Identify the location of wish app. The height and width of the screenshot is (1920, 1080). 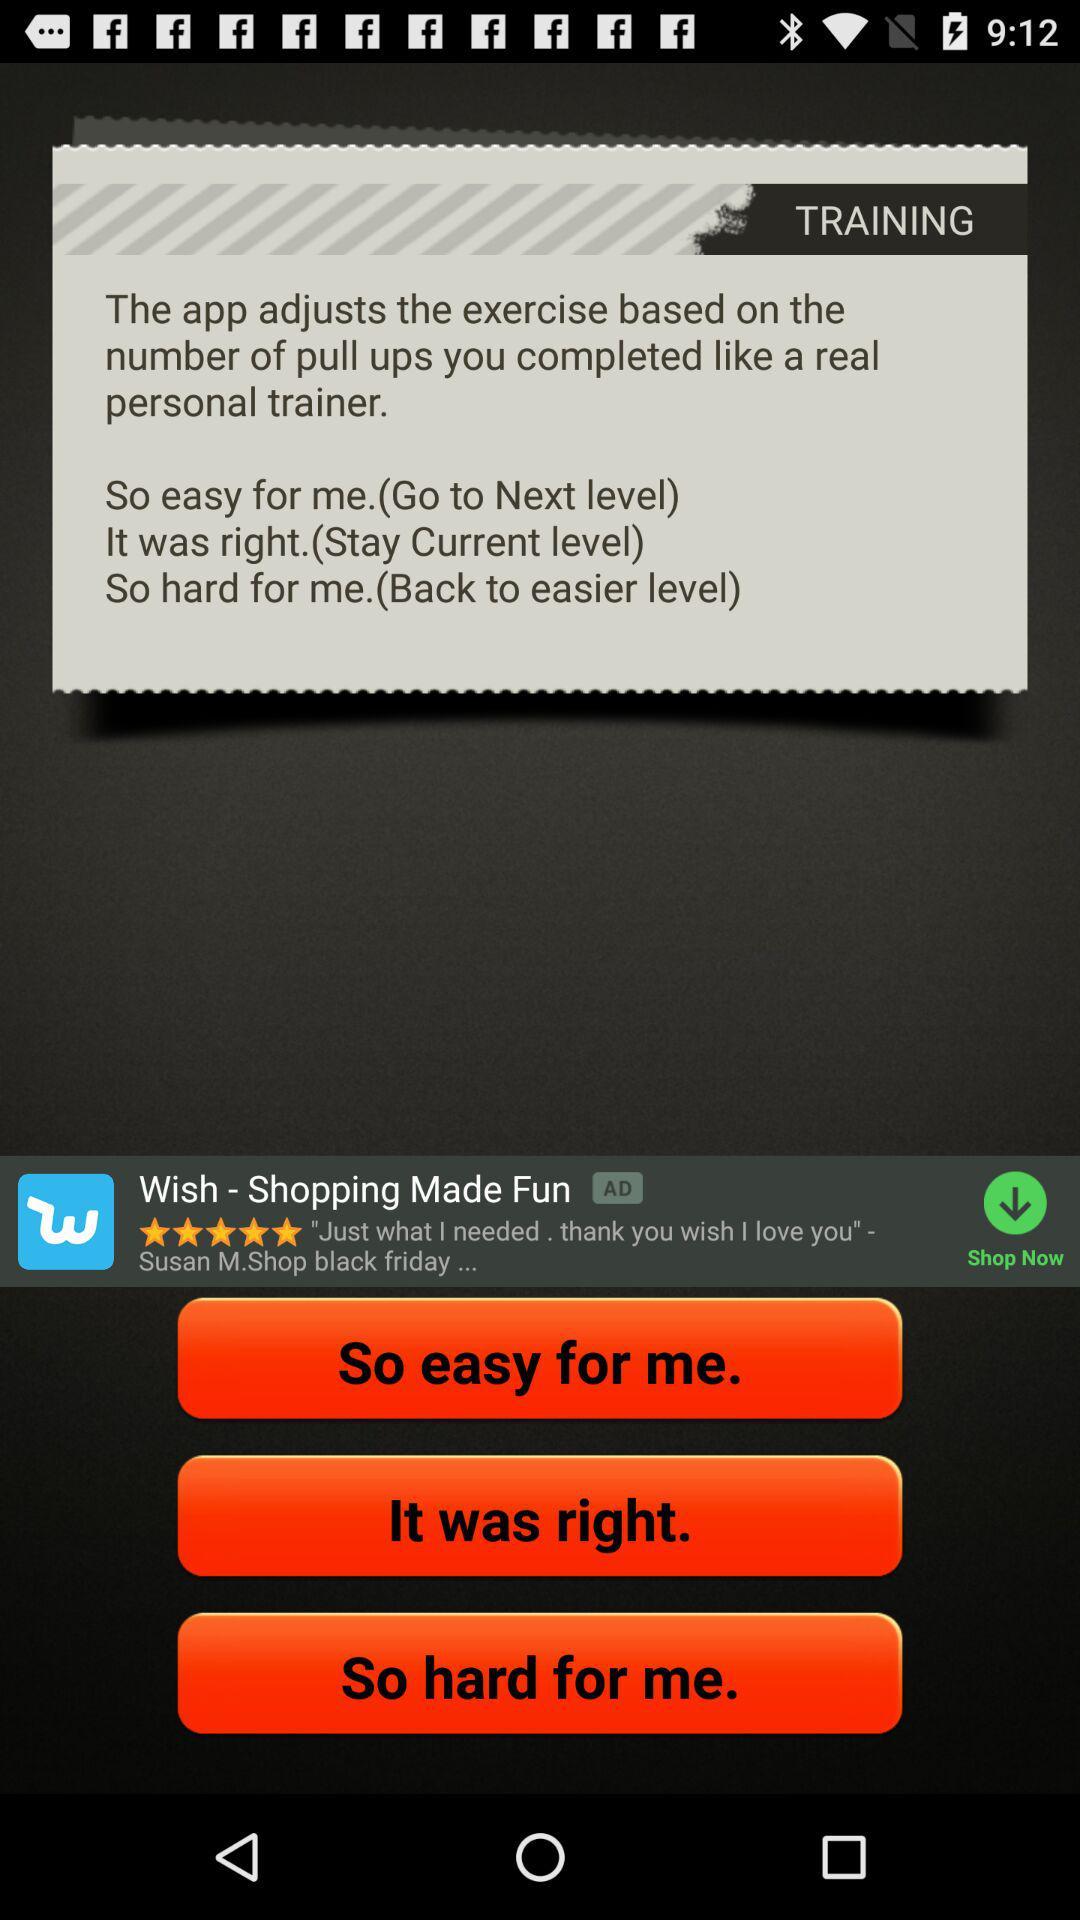
(64, 1220).